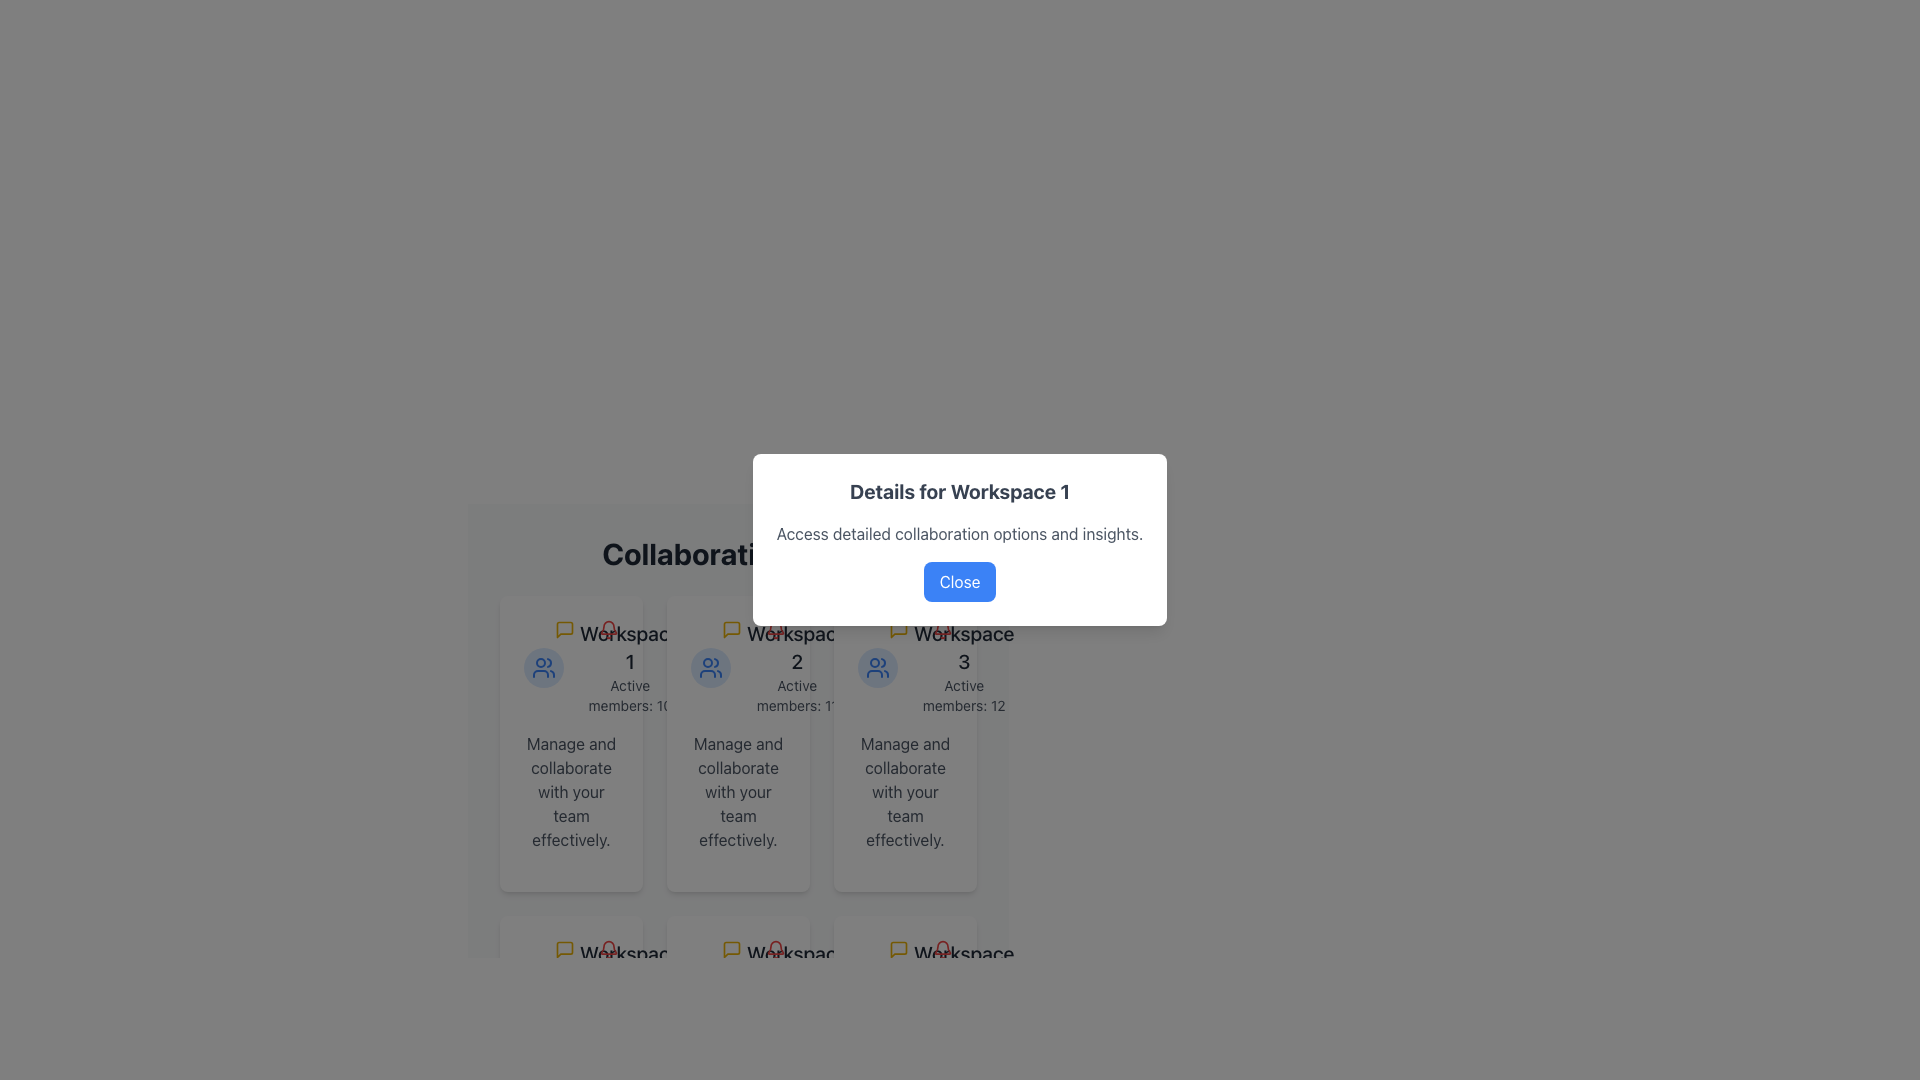  I want to click on text element displaying 'Manage and collaborate with your team effectively.' which is styled in gray font and located within the card of 'Workspace 1' below 'Active members: 10', so click(570, 790).